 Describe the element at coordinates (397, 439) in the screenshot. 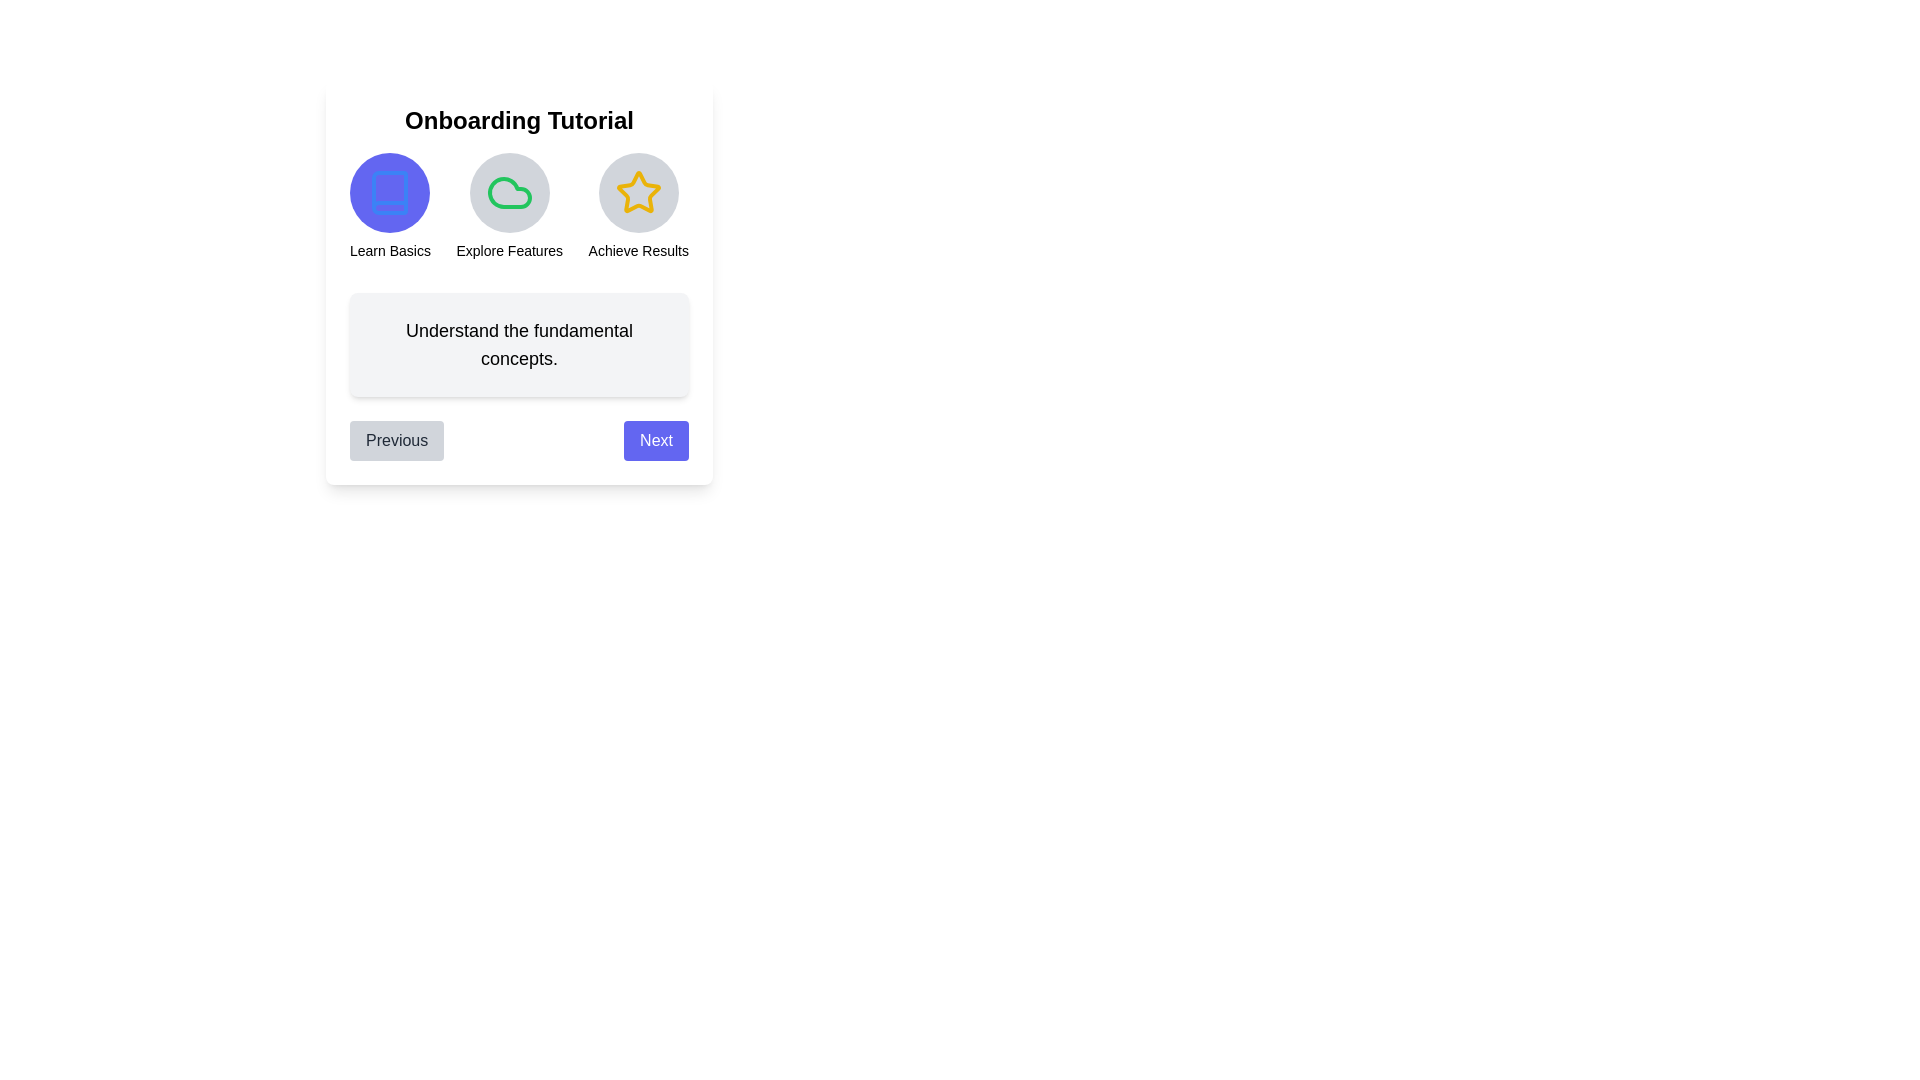

I see `the Previous button to navigate the tutorial` at that location.